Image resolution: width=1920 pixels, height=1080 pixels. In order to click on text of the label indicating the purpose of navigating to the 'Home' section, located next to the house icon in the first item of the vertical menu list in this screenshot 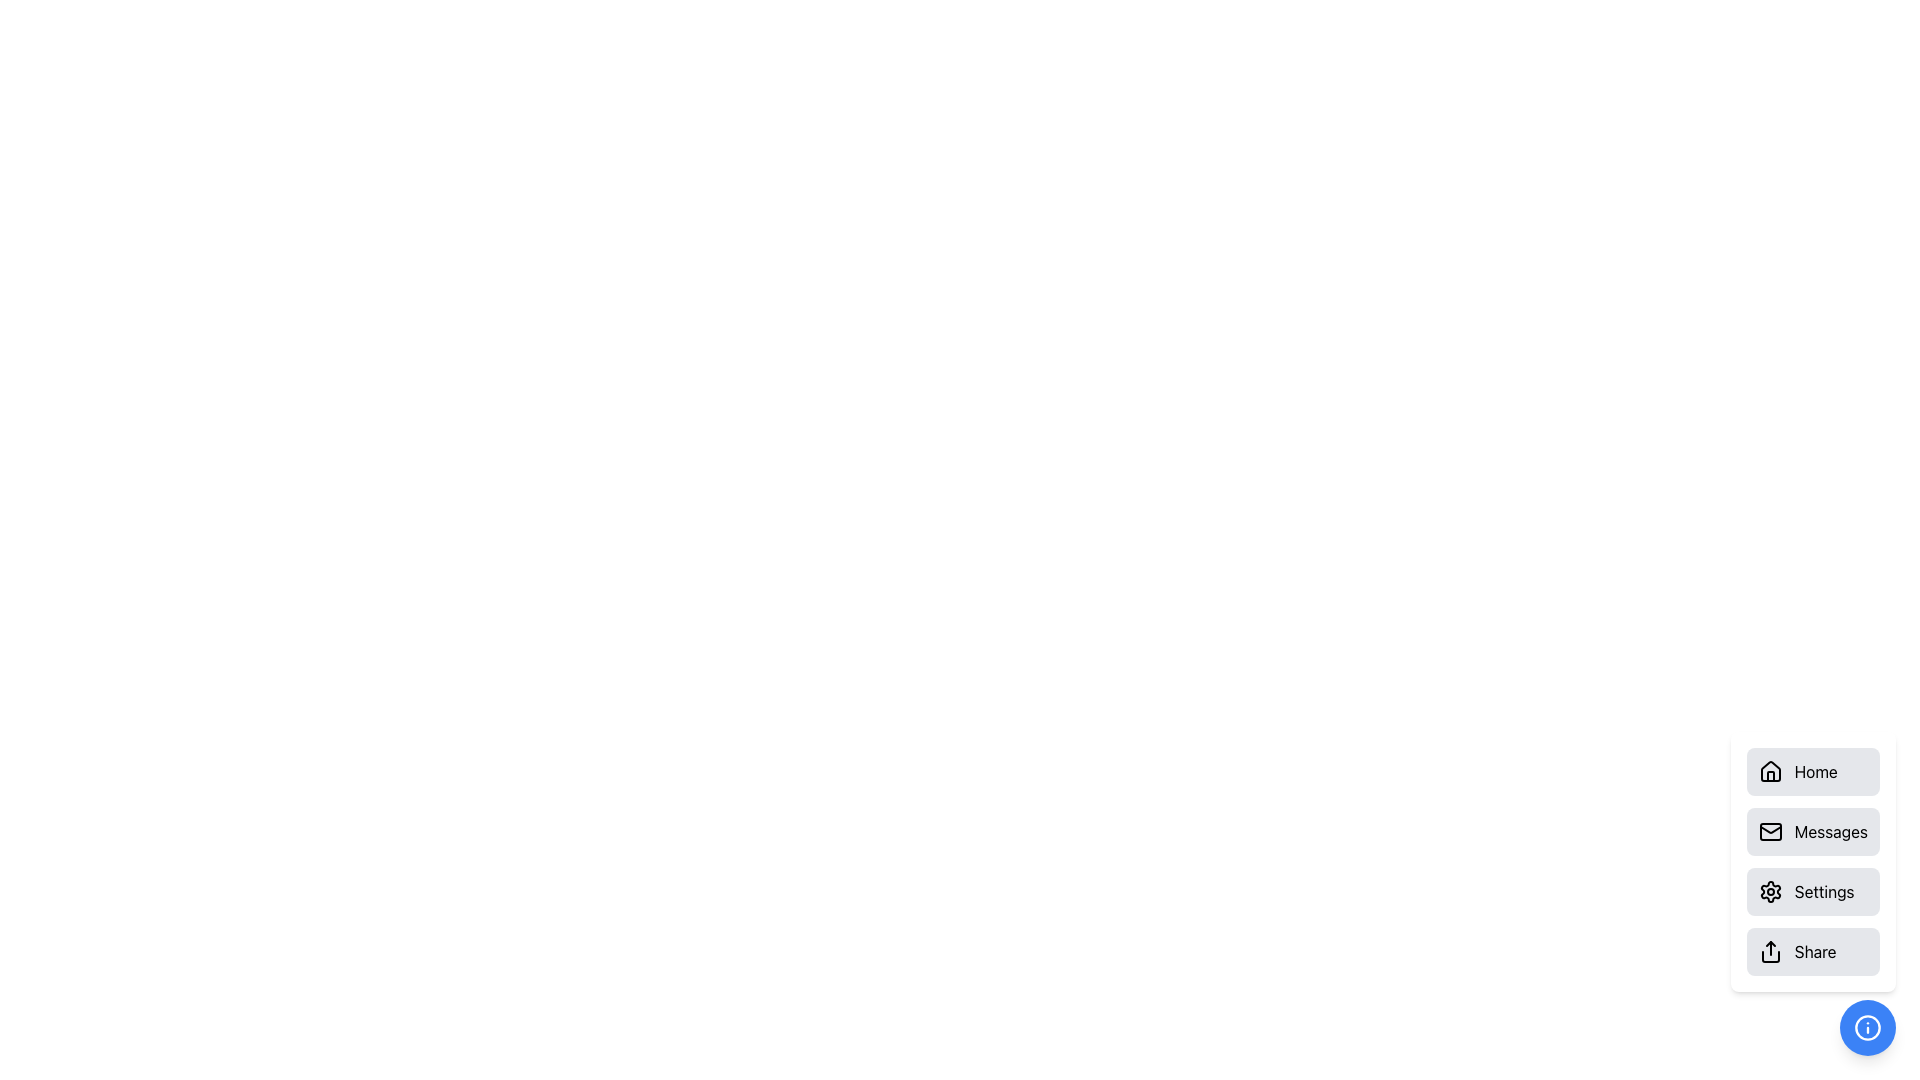, I will do `click(1816, 770)`.